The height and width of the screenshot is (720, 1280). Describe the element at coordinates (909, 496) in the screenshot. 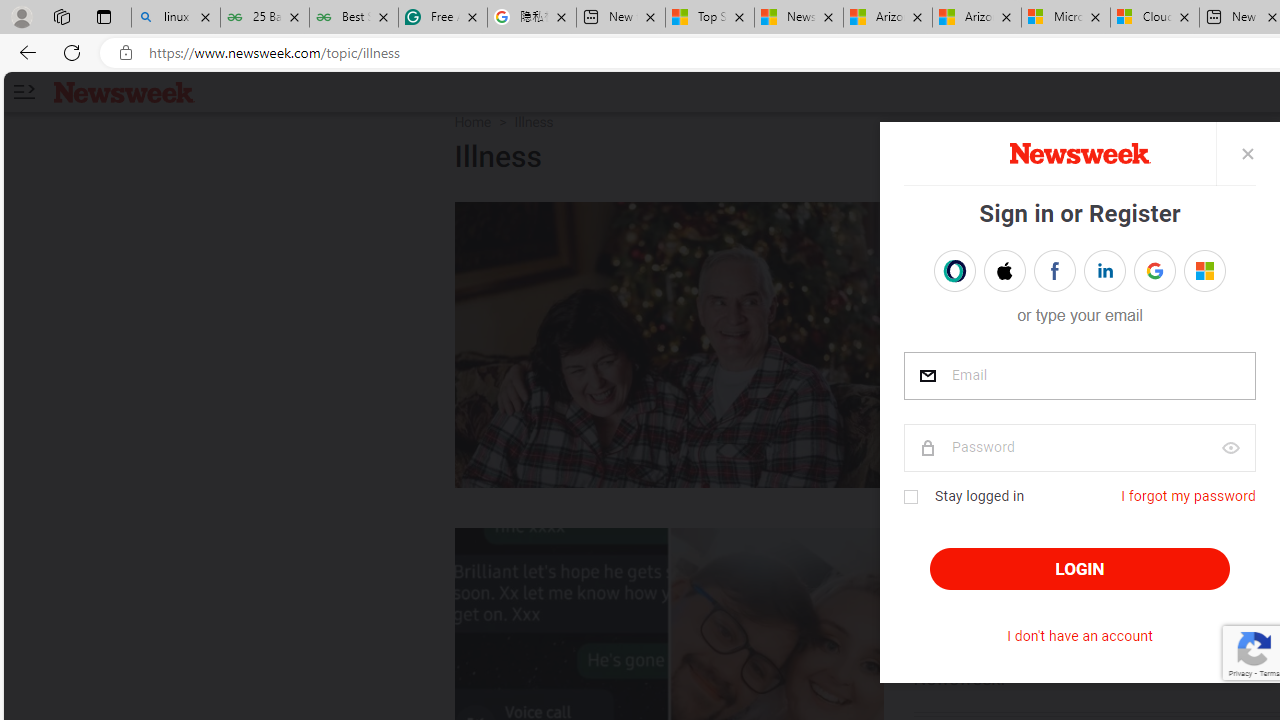

I see `'Class: checkbox'` at that location.